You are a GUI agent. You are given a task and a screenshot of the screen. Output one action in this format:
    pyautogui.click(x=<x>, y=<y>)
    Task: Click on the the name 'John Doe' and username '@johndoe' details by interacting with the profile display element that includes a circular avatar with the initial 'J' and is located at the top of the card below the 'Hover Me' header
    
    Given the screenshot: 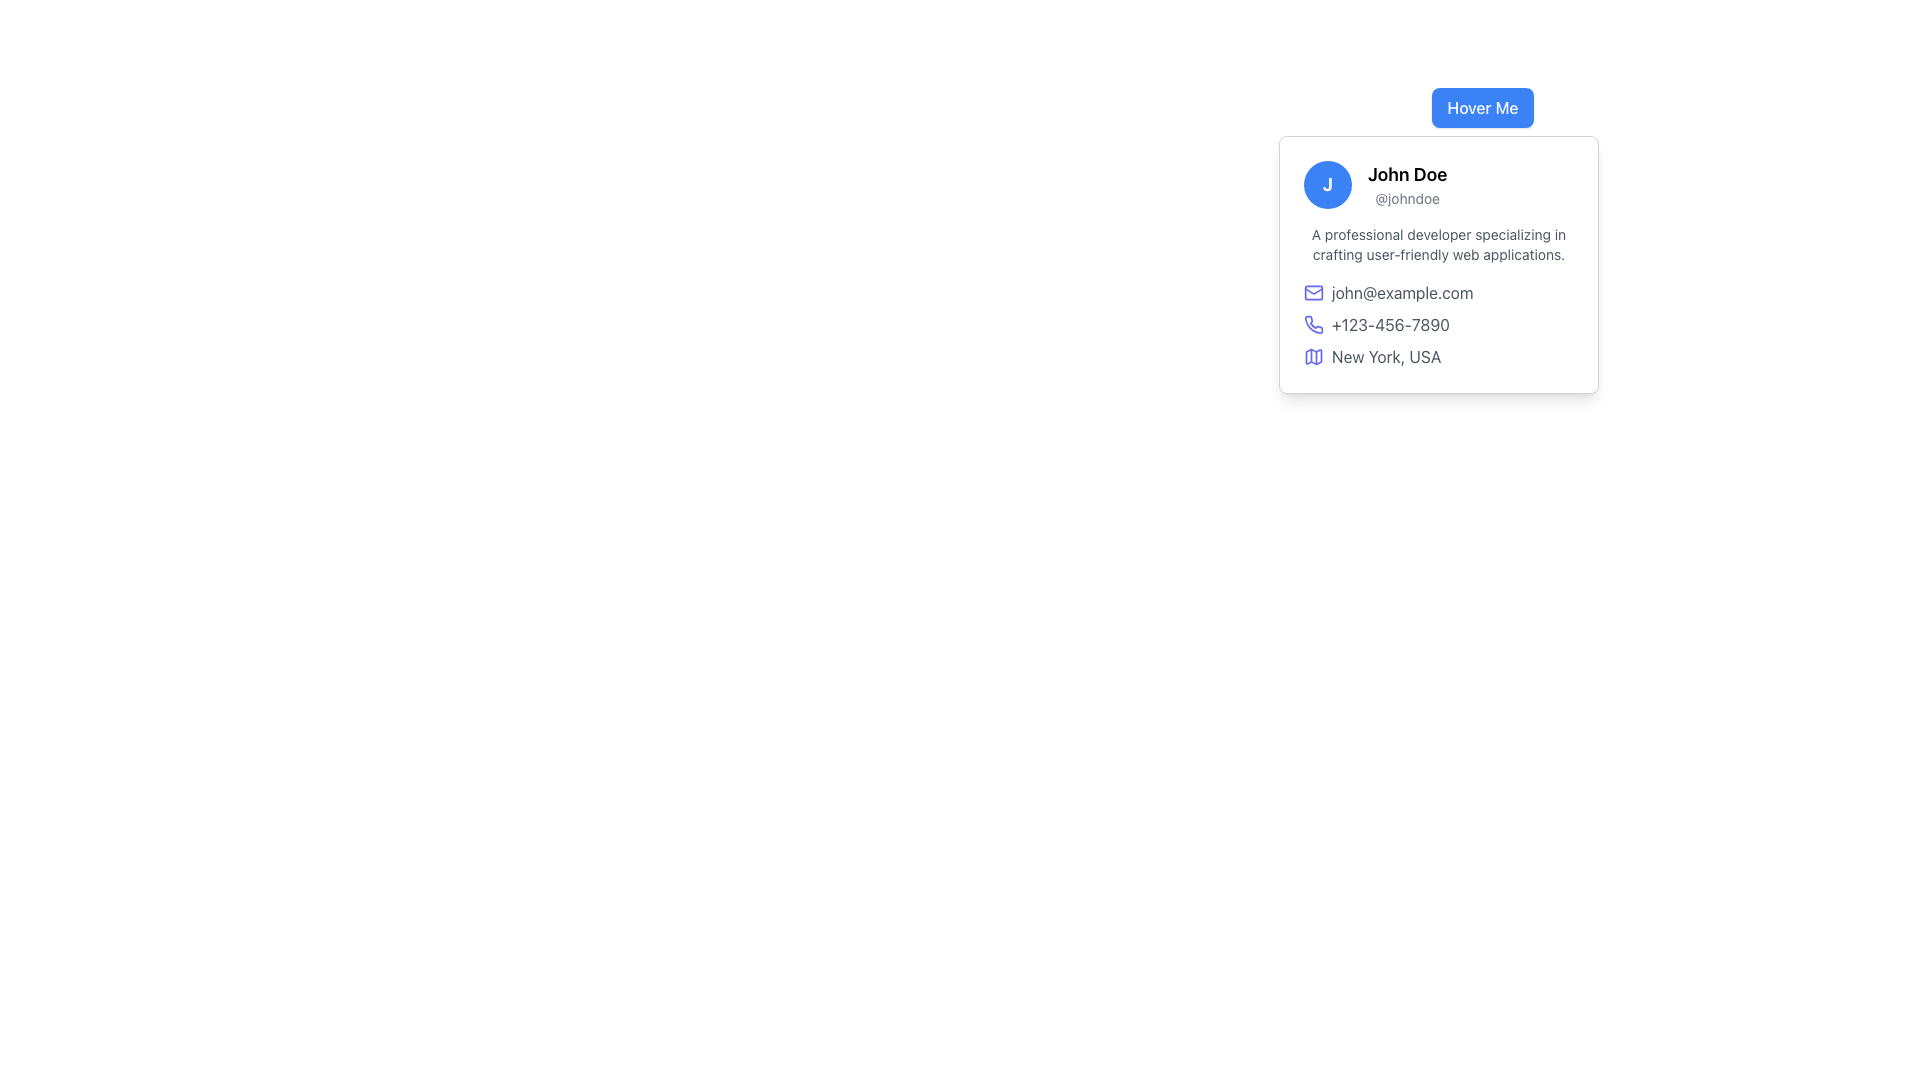 What is the action you would take?
    pyautogui.click(x=1438, y=185)
    